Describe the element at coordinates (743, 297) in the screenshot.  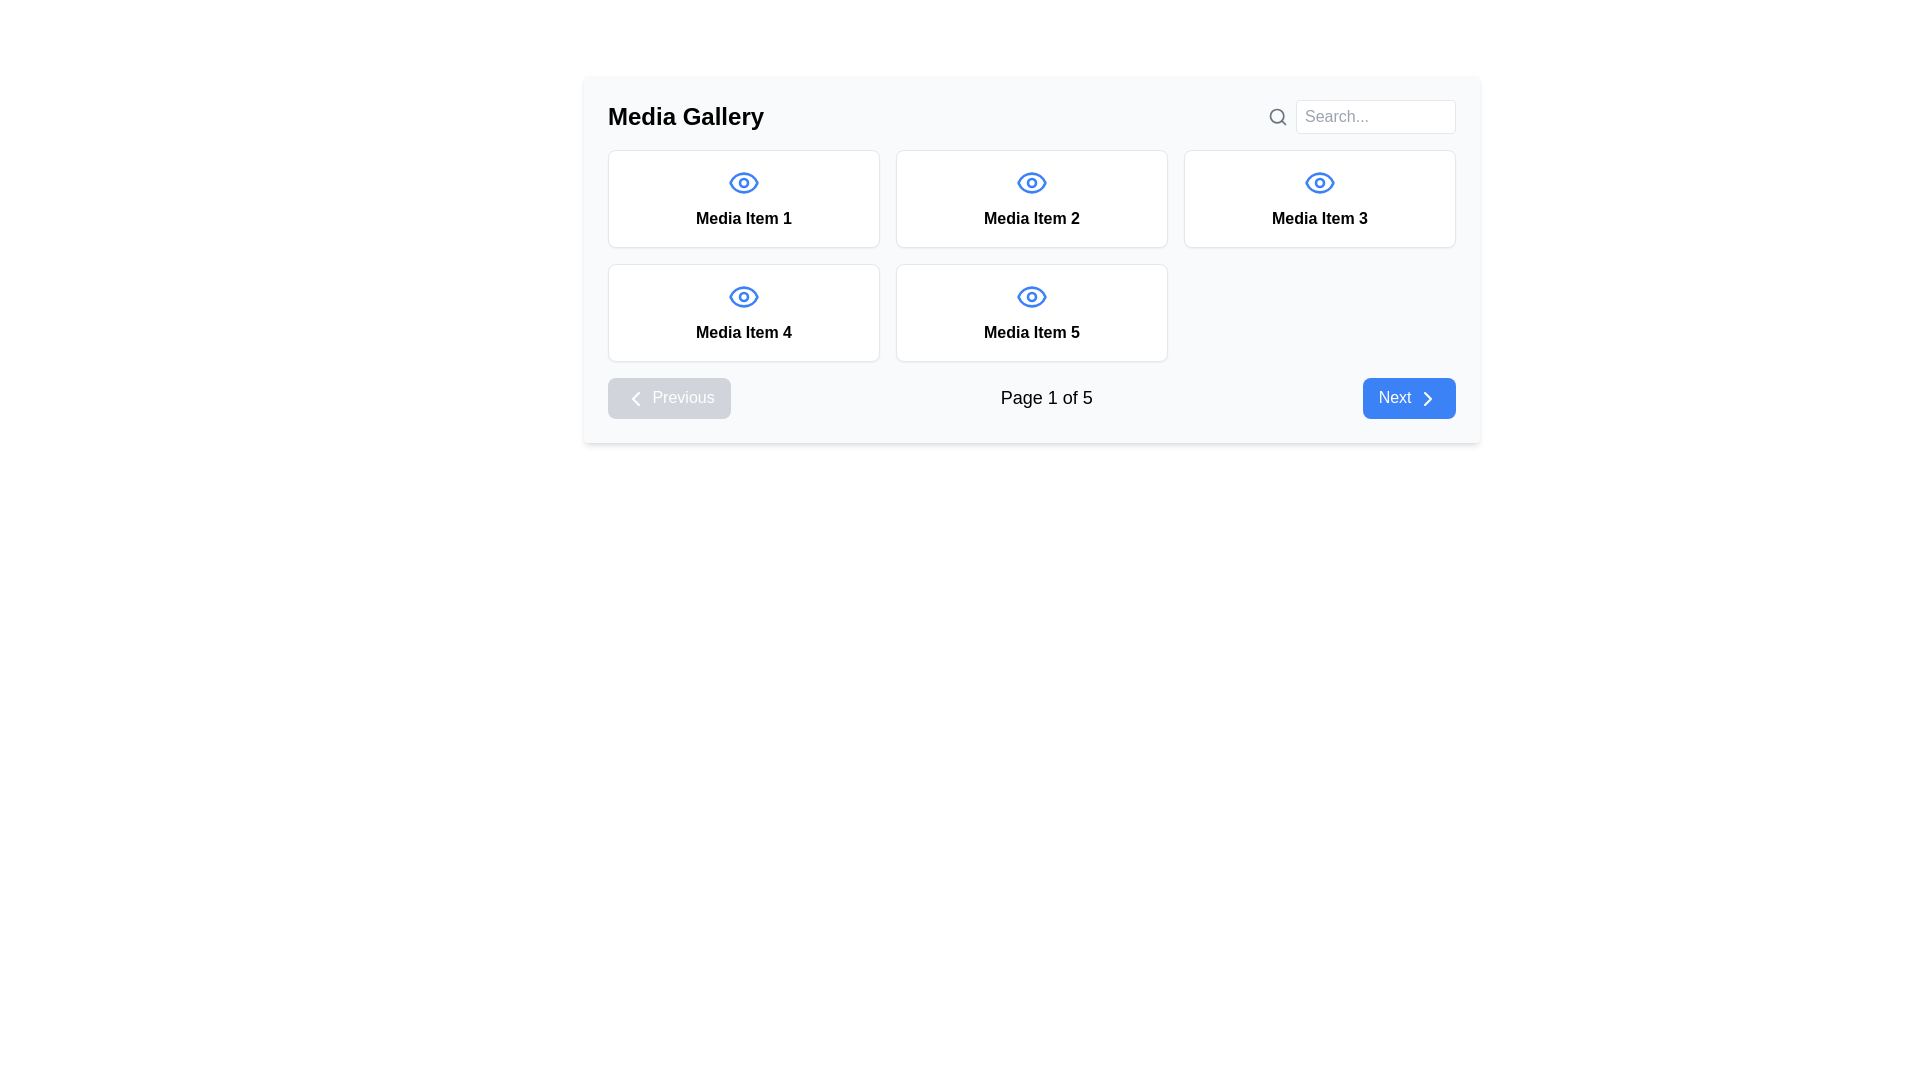
I see `properties of the outer elliptical contour of the eye-shaped icon in the 'Media Item 4' card by opening the developer tools` at that location.